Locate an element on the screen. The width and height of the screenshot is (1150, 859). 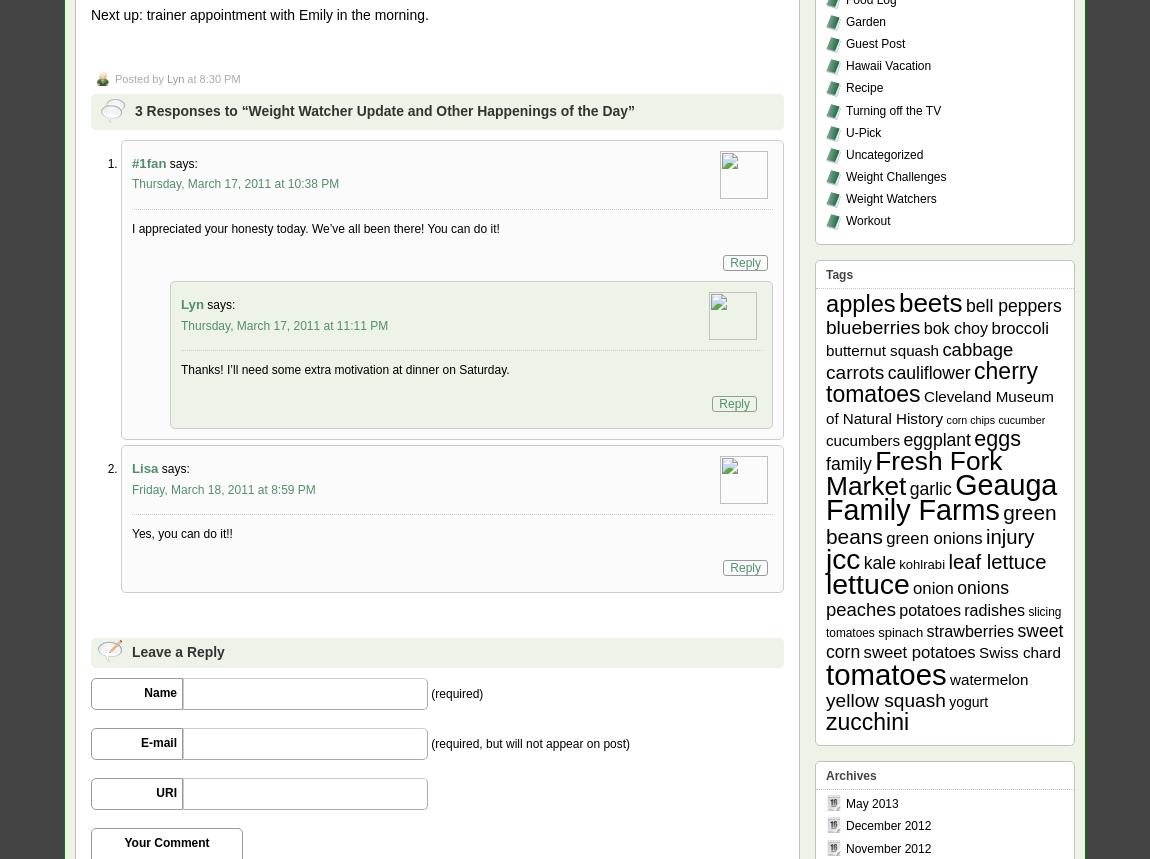
'3 Responses to “Weight Watcher Update and Other Happenings of the Day”' is located at coordinates (384, 110).